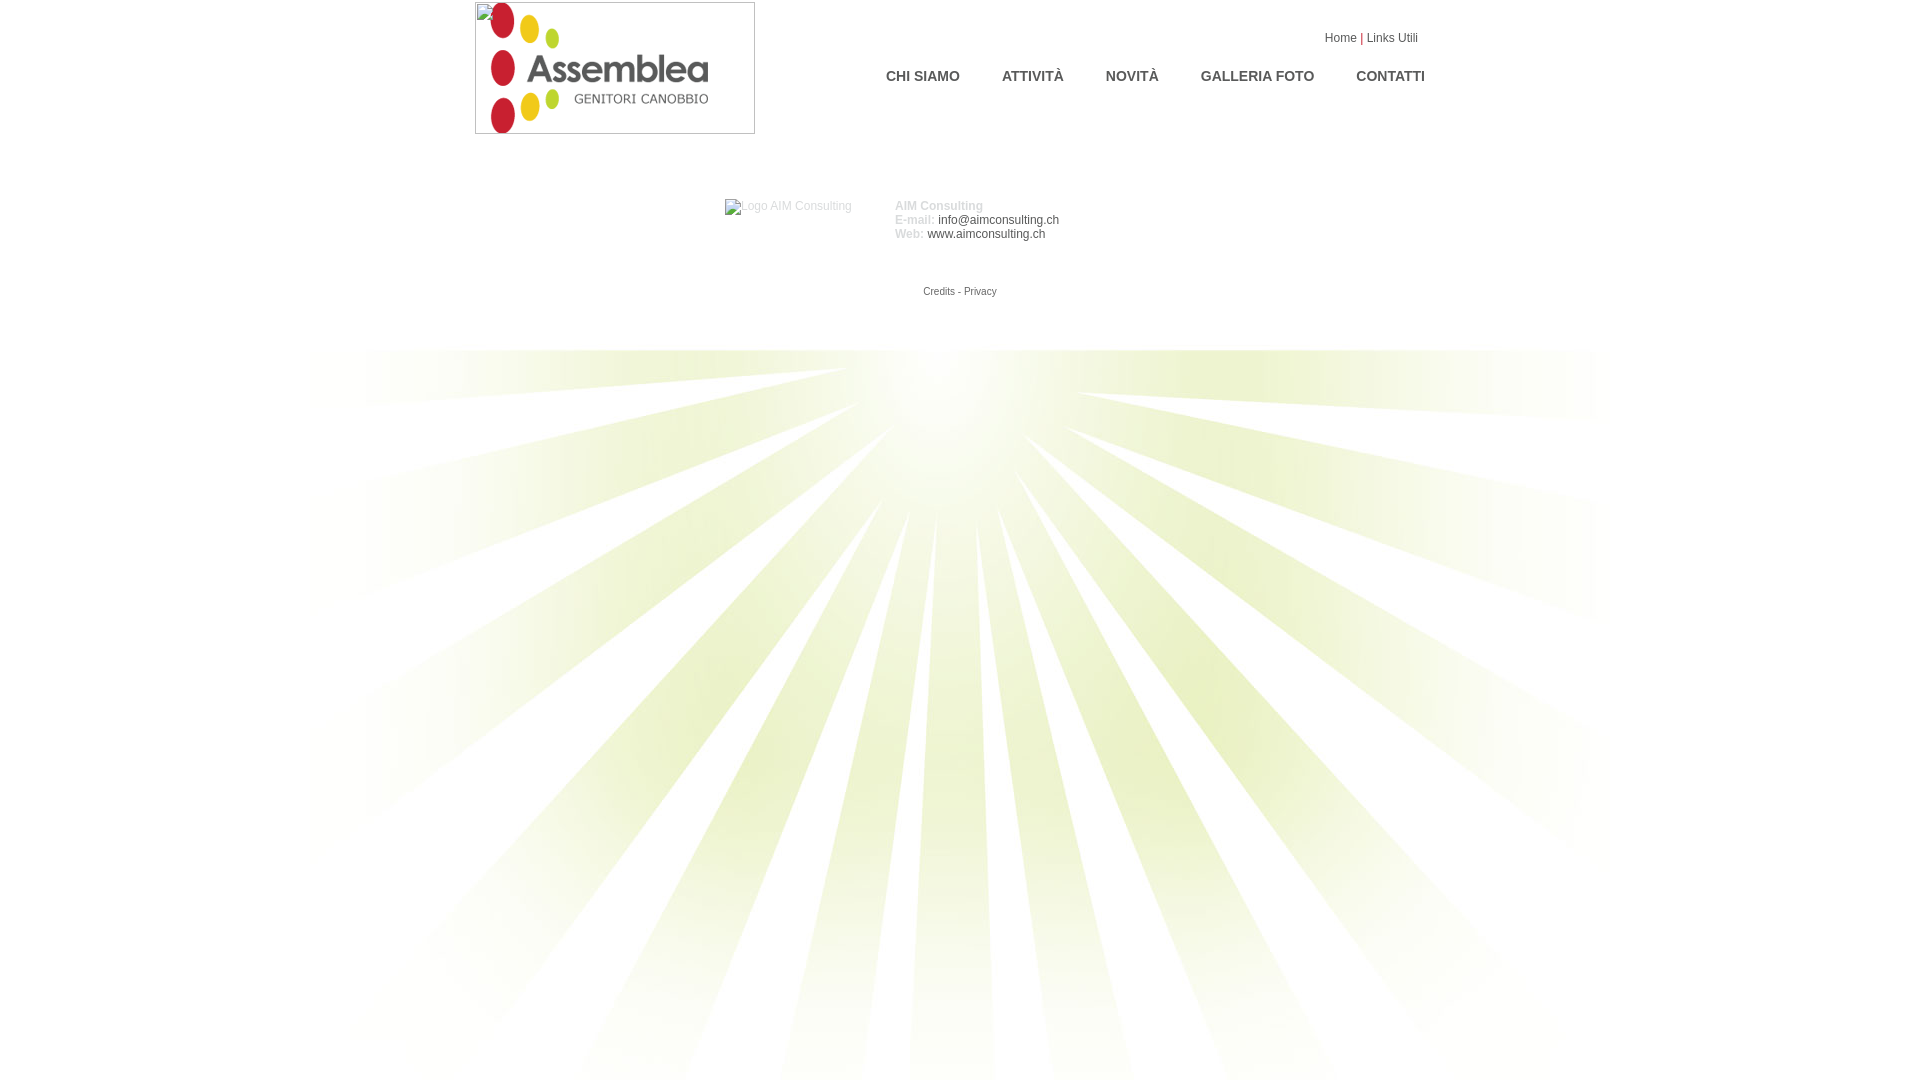 The width and height of the screenshot is (1920, 1080). What do you see at coordinates (613, 130) in the screenshot?
I see `'AGC - Assemblea Genitori Canobbio'` at bounding box center [613, 130].